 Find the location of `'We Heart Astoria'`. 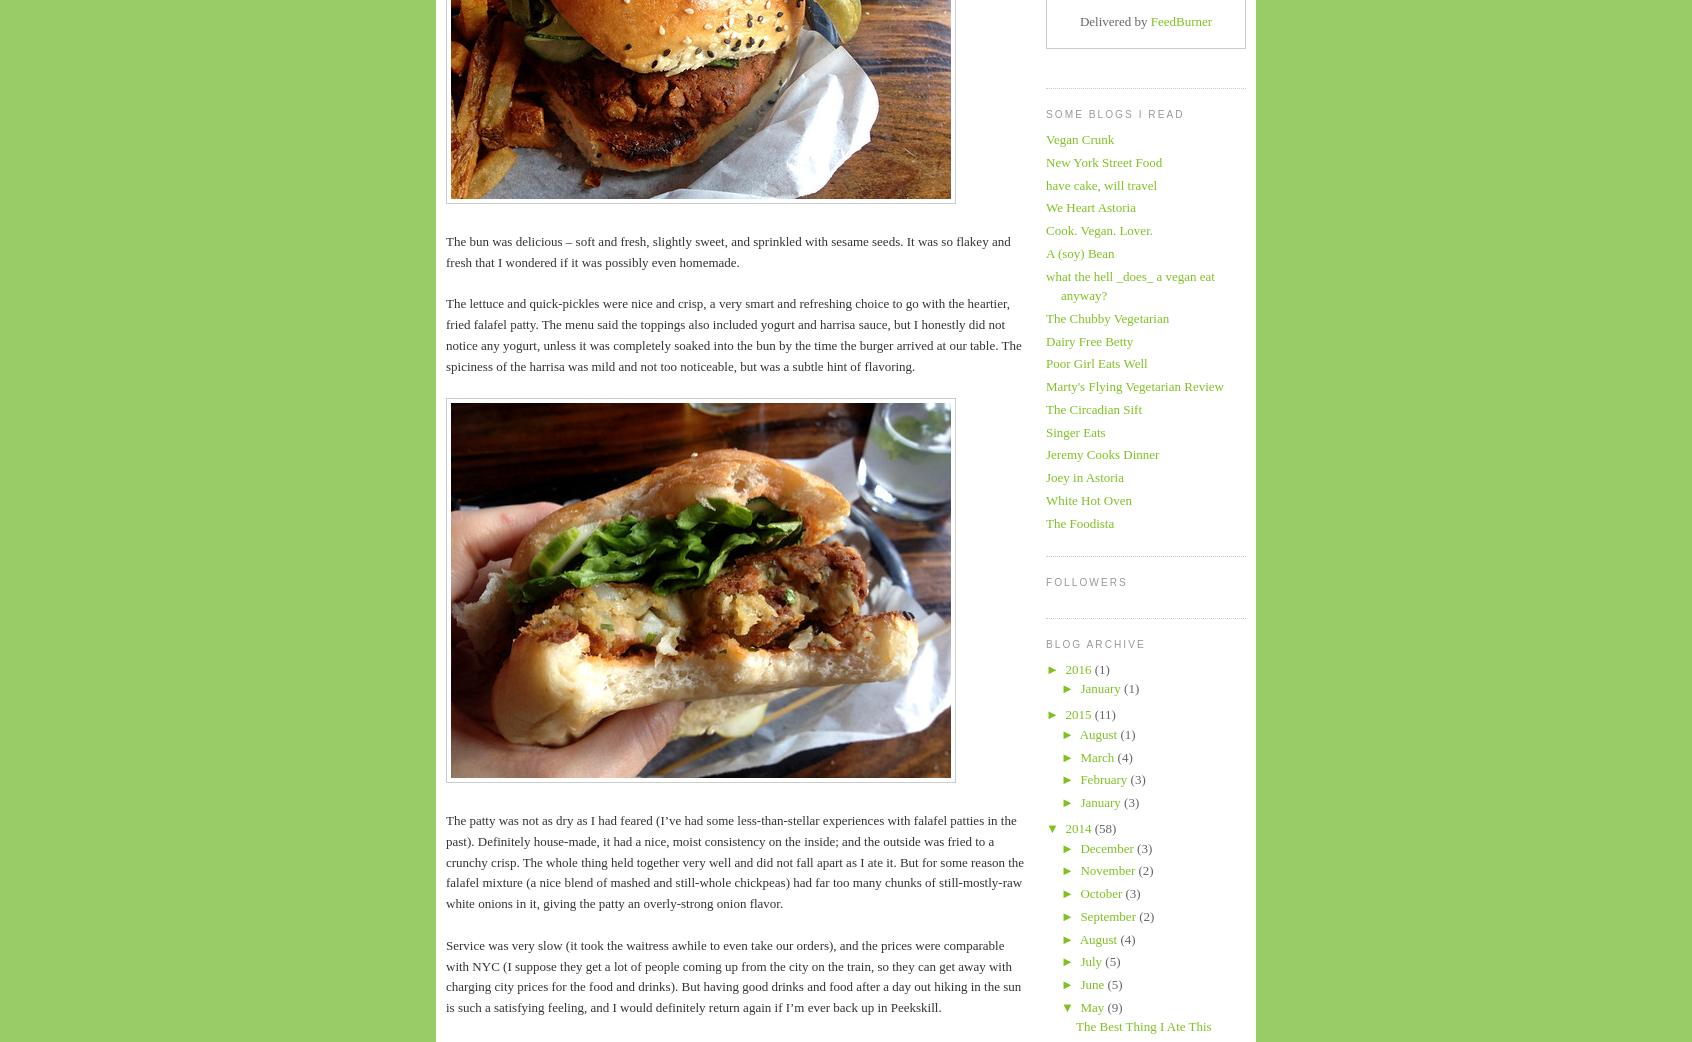

'We Heart Astoria' is located at coordinates (1090, 206).